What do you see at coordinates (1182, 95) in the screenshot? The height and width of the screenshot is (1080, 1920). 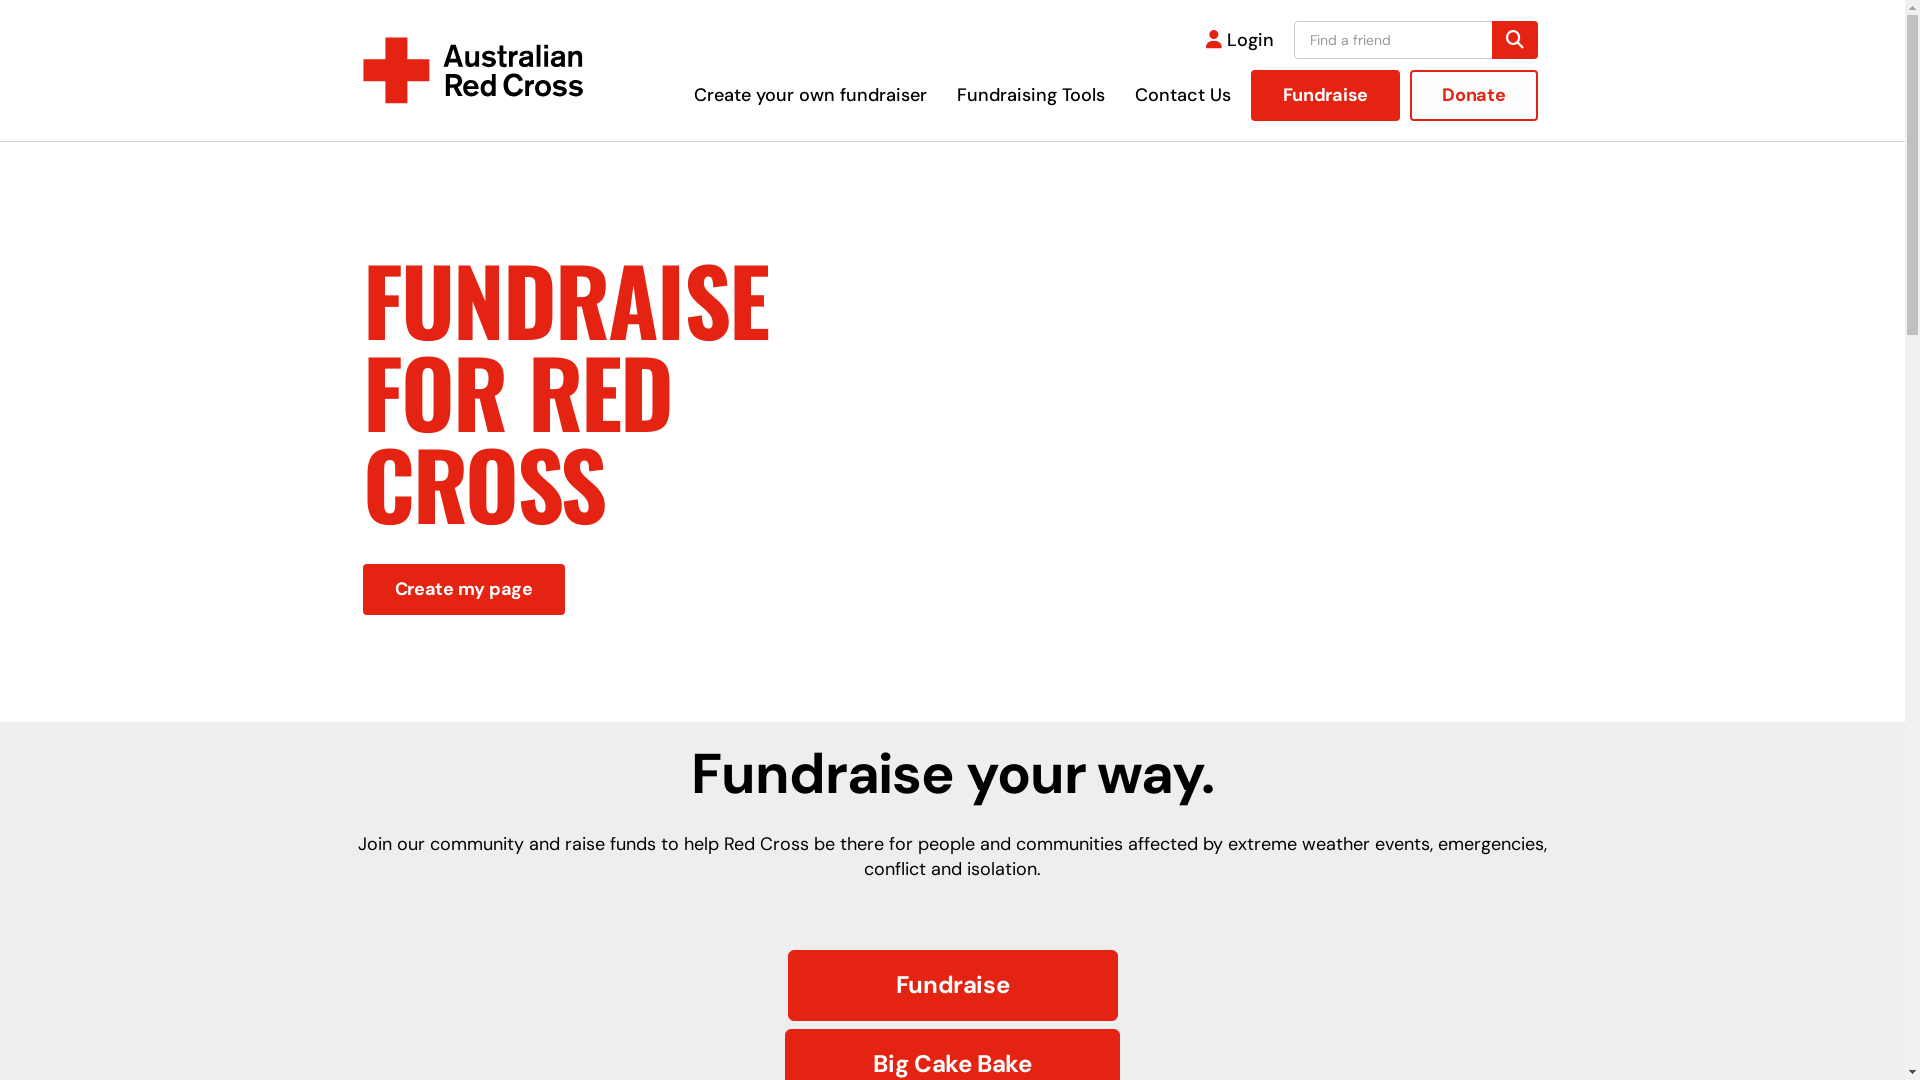 I see `'Contact Us'` at bounding box center [1182, 95].